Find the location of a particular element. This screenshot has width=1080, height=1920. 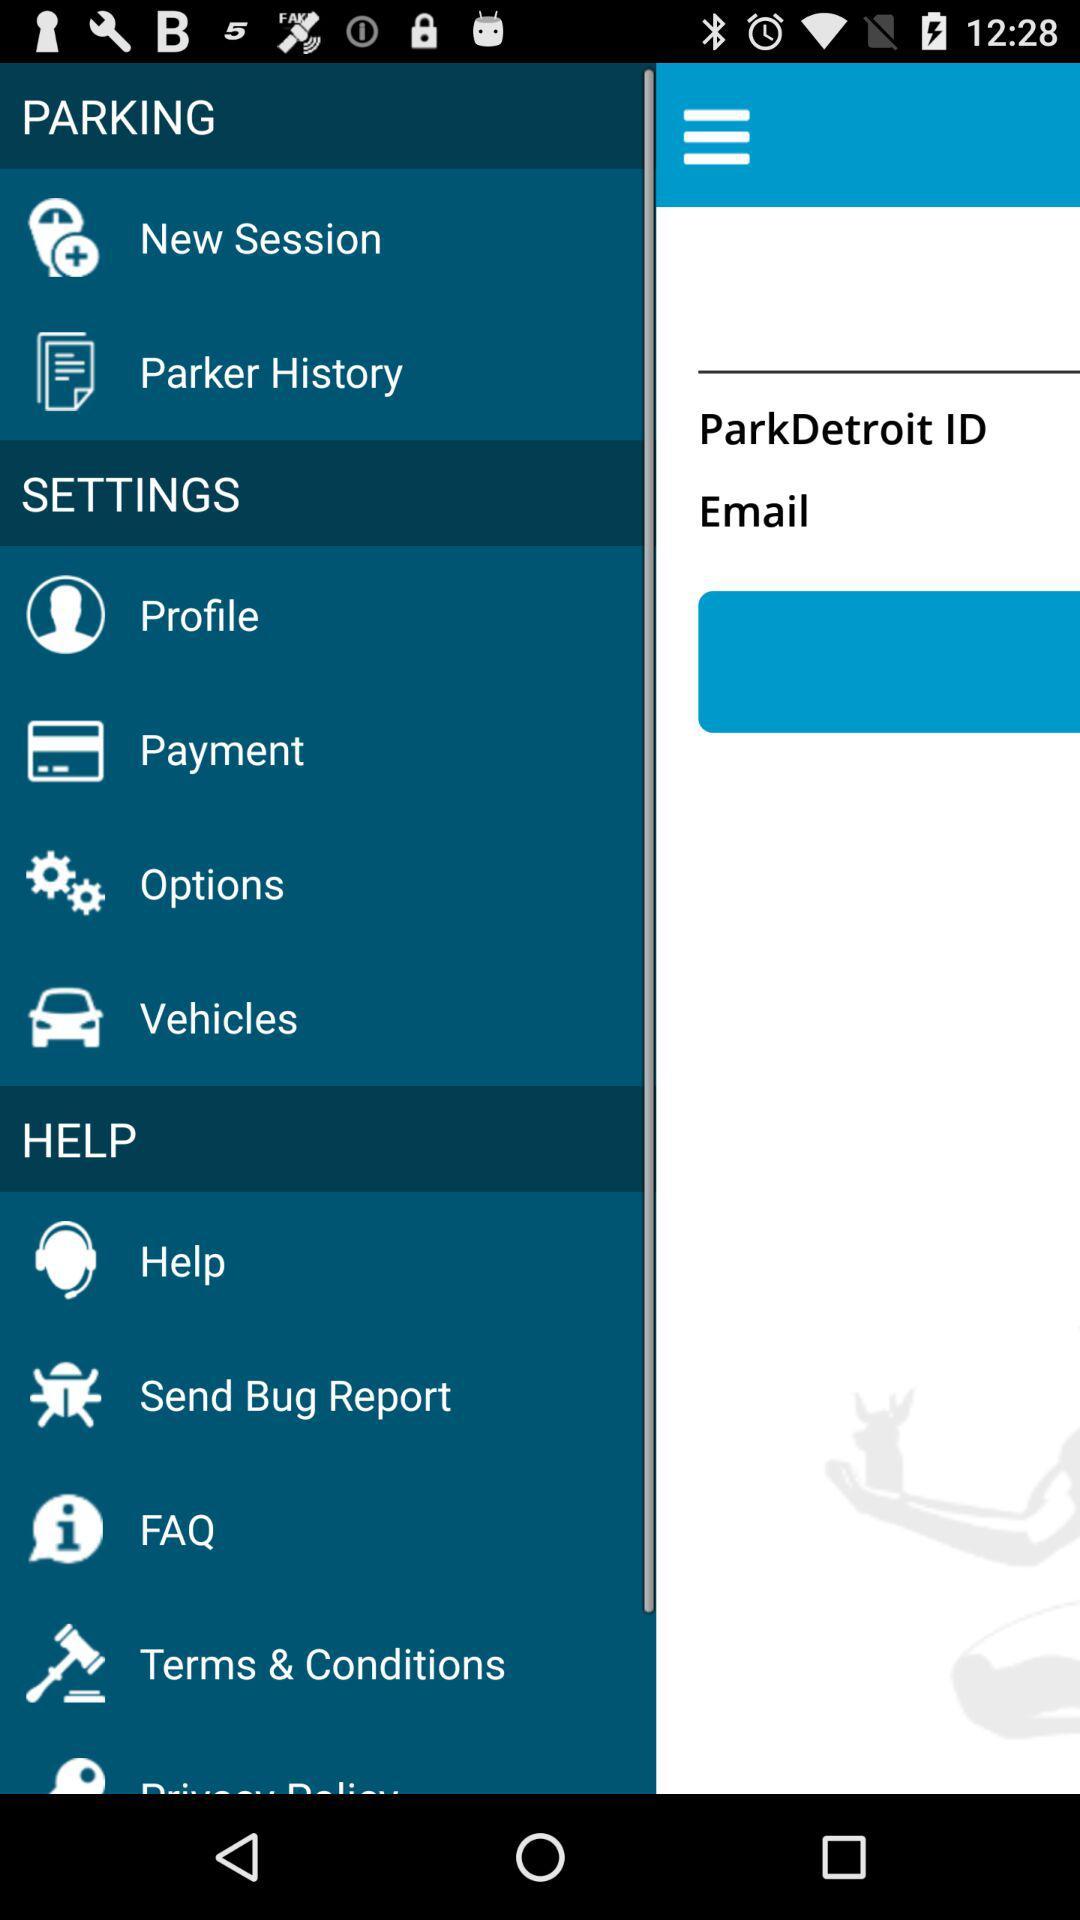

icon below the help item is located at coordinates (295, 1393).